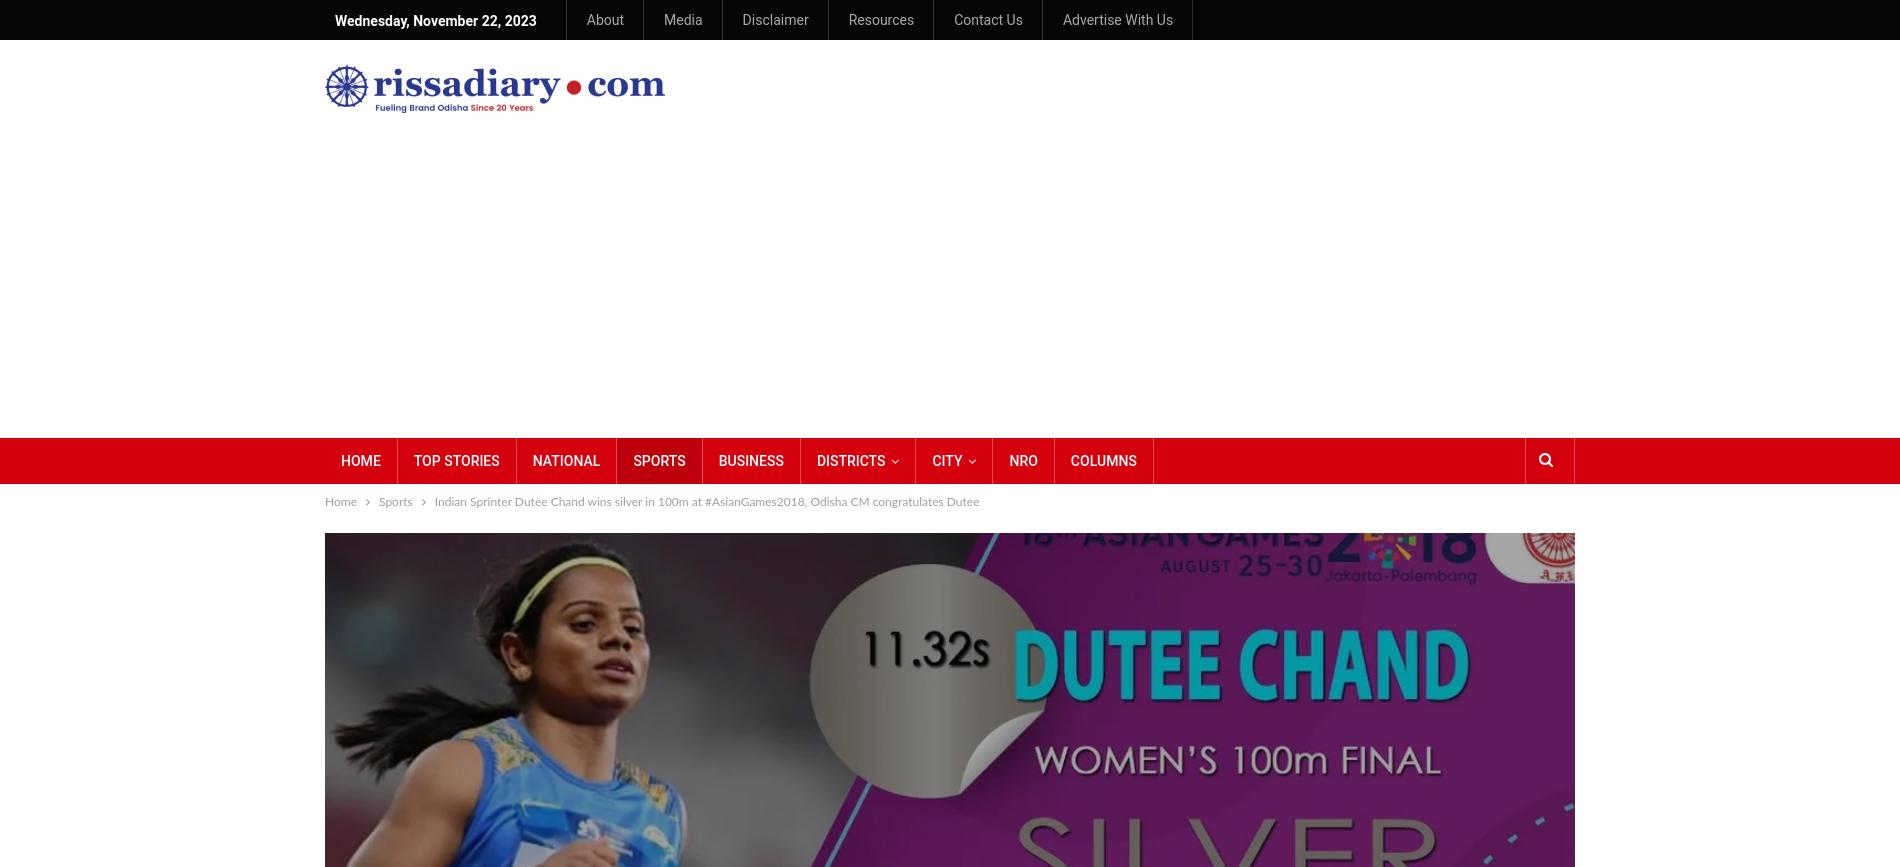 This screenshot has width=1900, height=867. What do you see at coordinates (945, 459) in the screenshot?
I see `'CITY'` at bounding box center [945, 459].